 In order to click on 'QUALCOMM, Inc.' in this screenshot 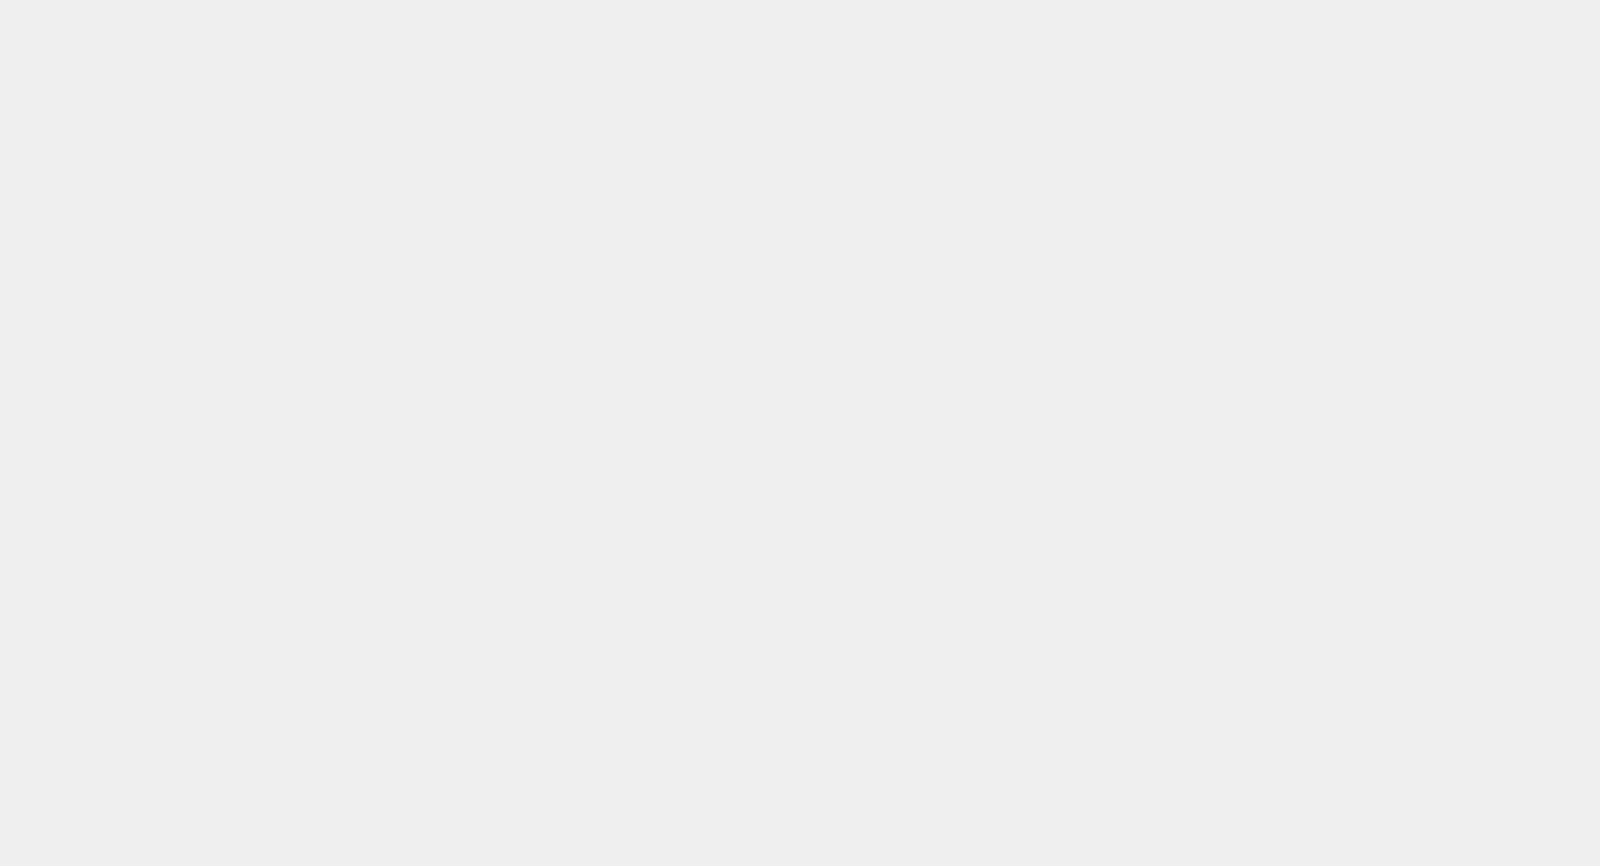, I will do `click(255, 76)`.